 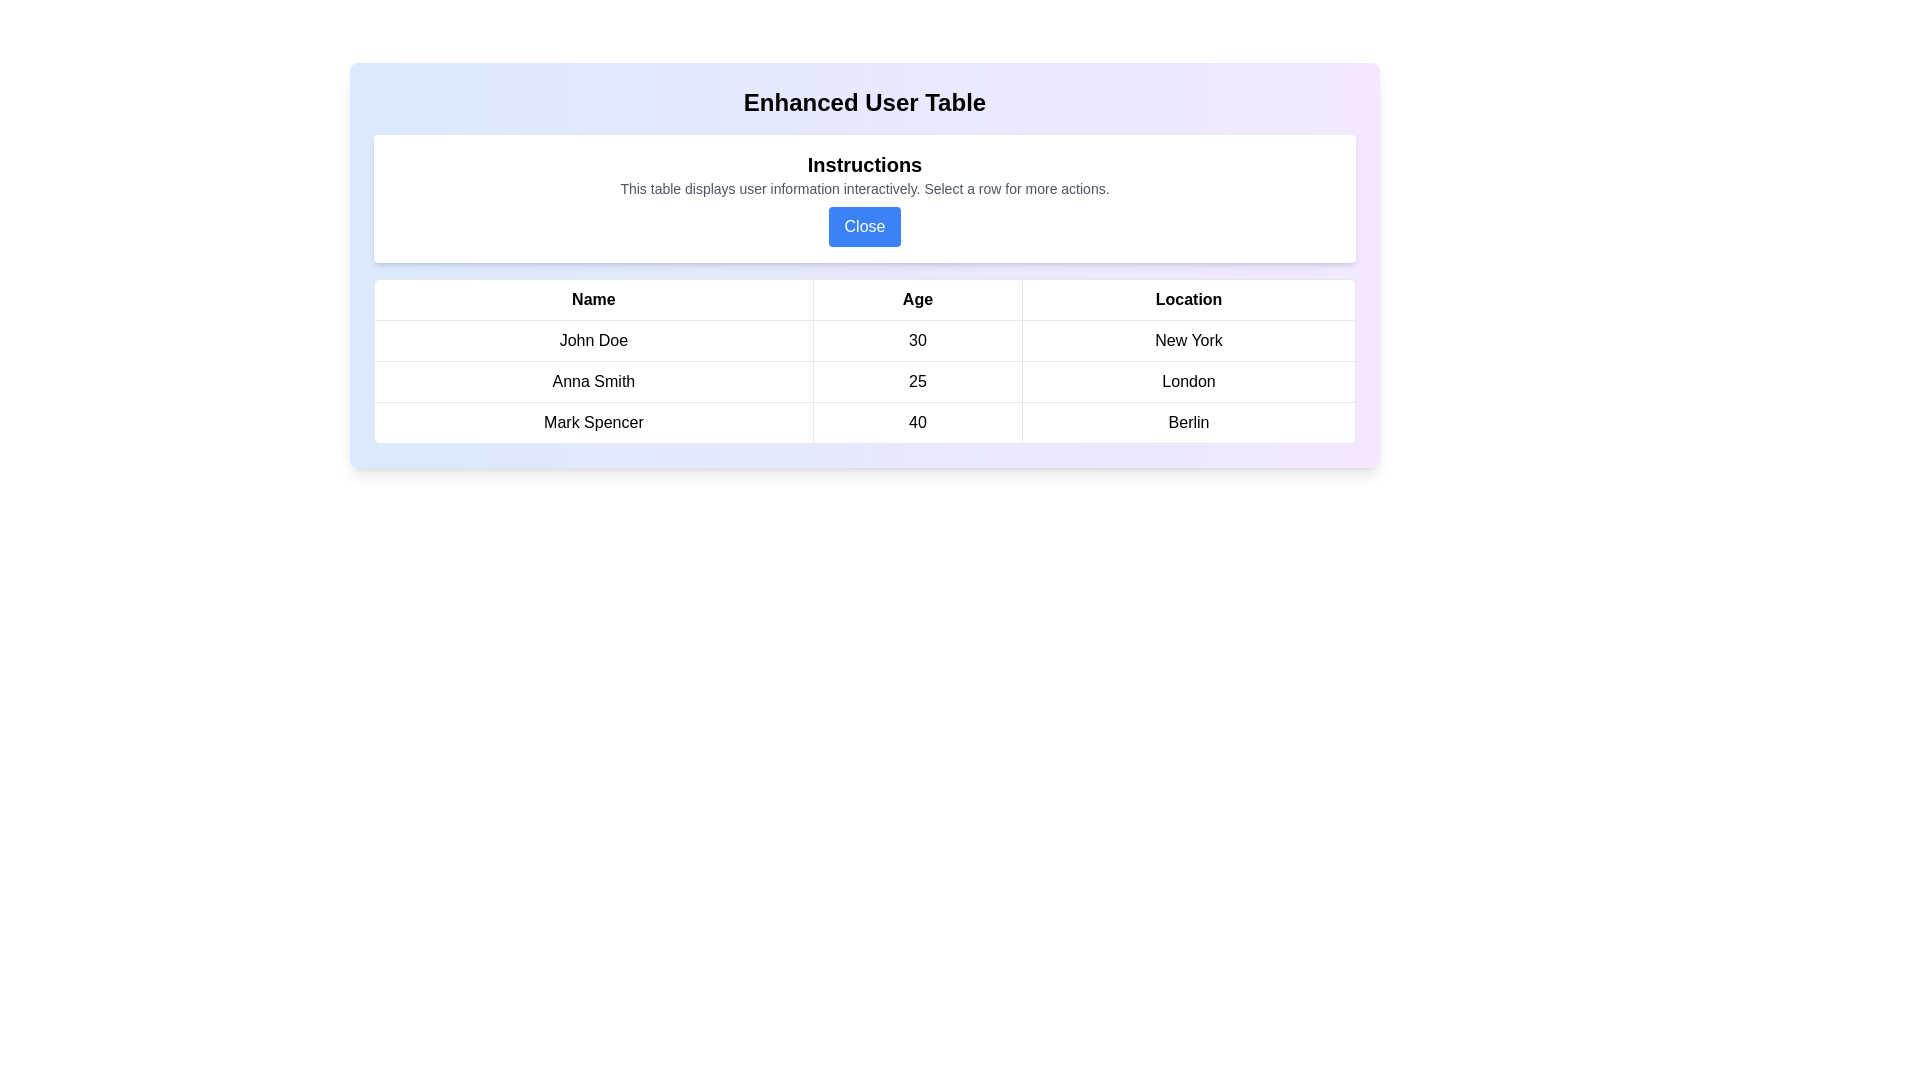 What do you see at coordinates (864, 339) in the screenshot?
I see `the first row of the table displaying details about 'John Doe', '30', and 'New York'` at bounding box center [864, 339].